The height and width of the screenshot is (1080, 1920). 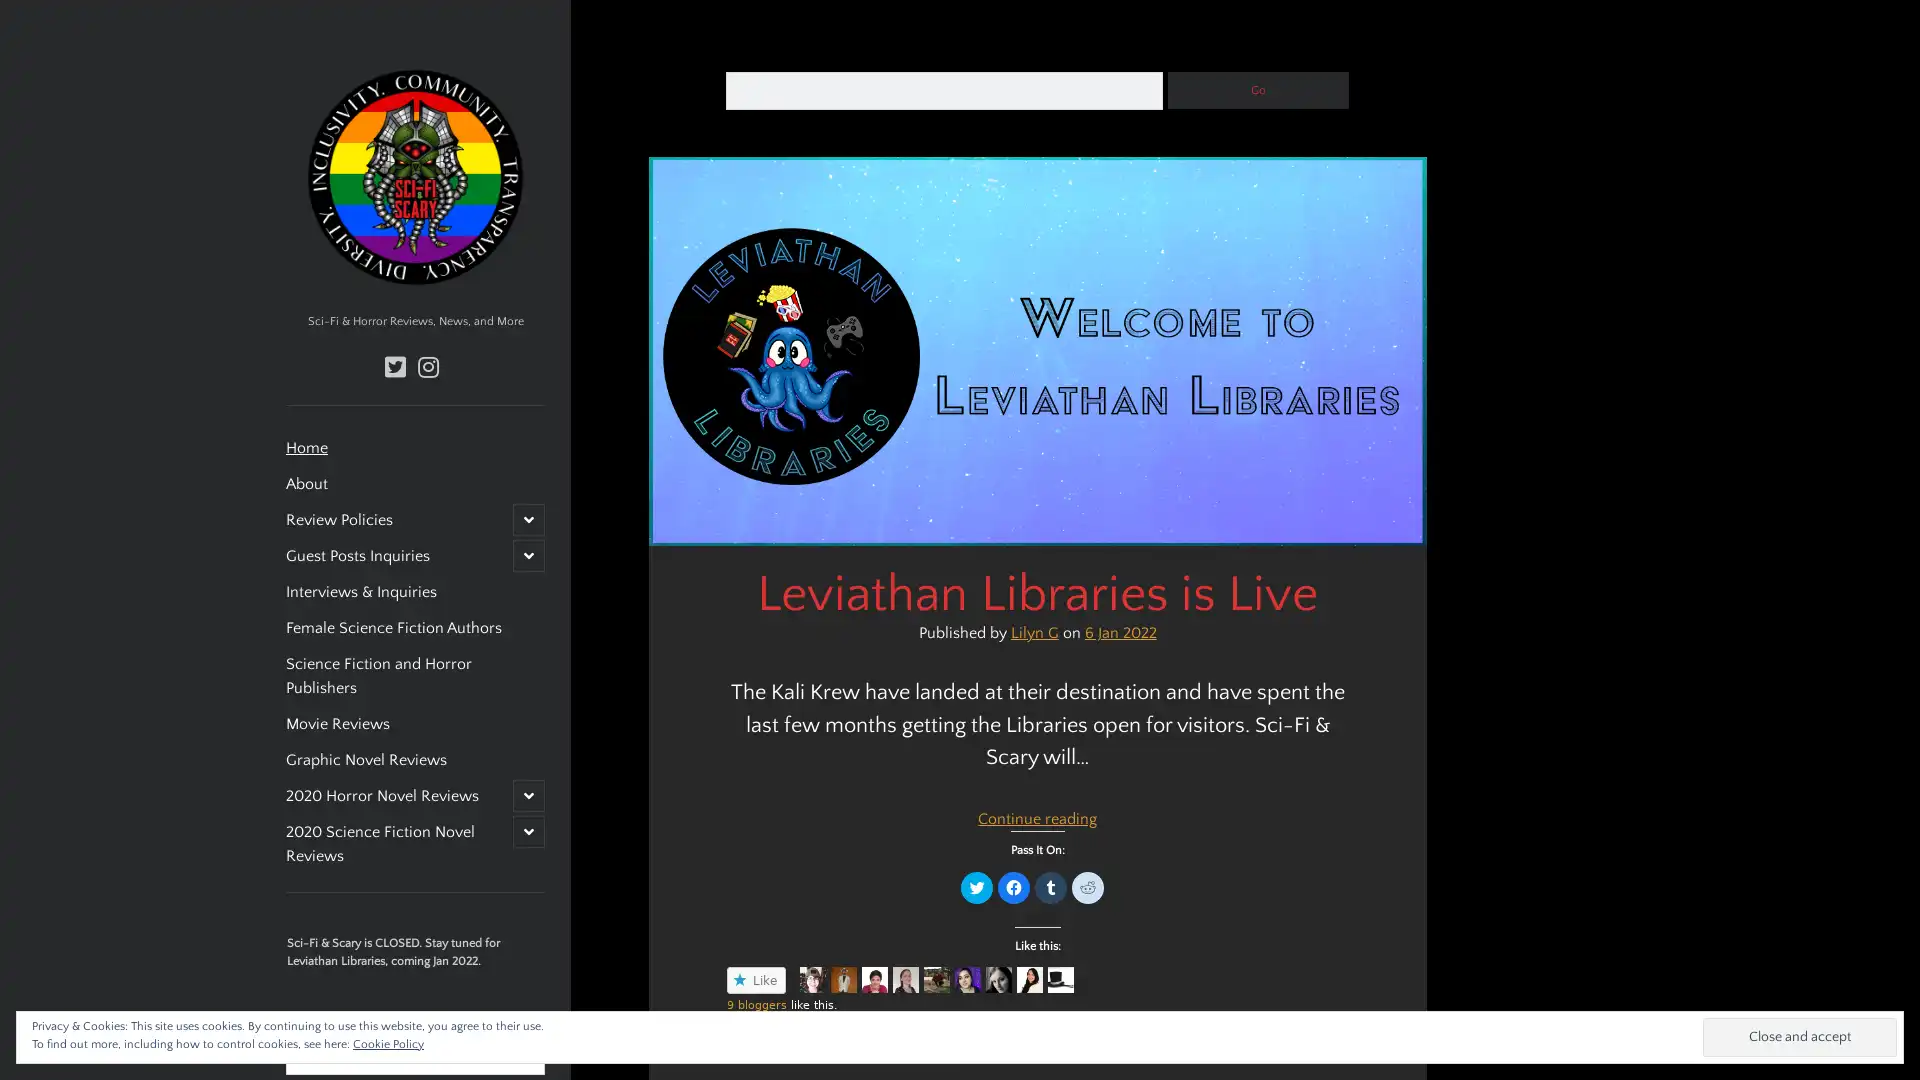 I want to click on open child menu, so click(x=528, y=555).